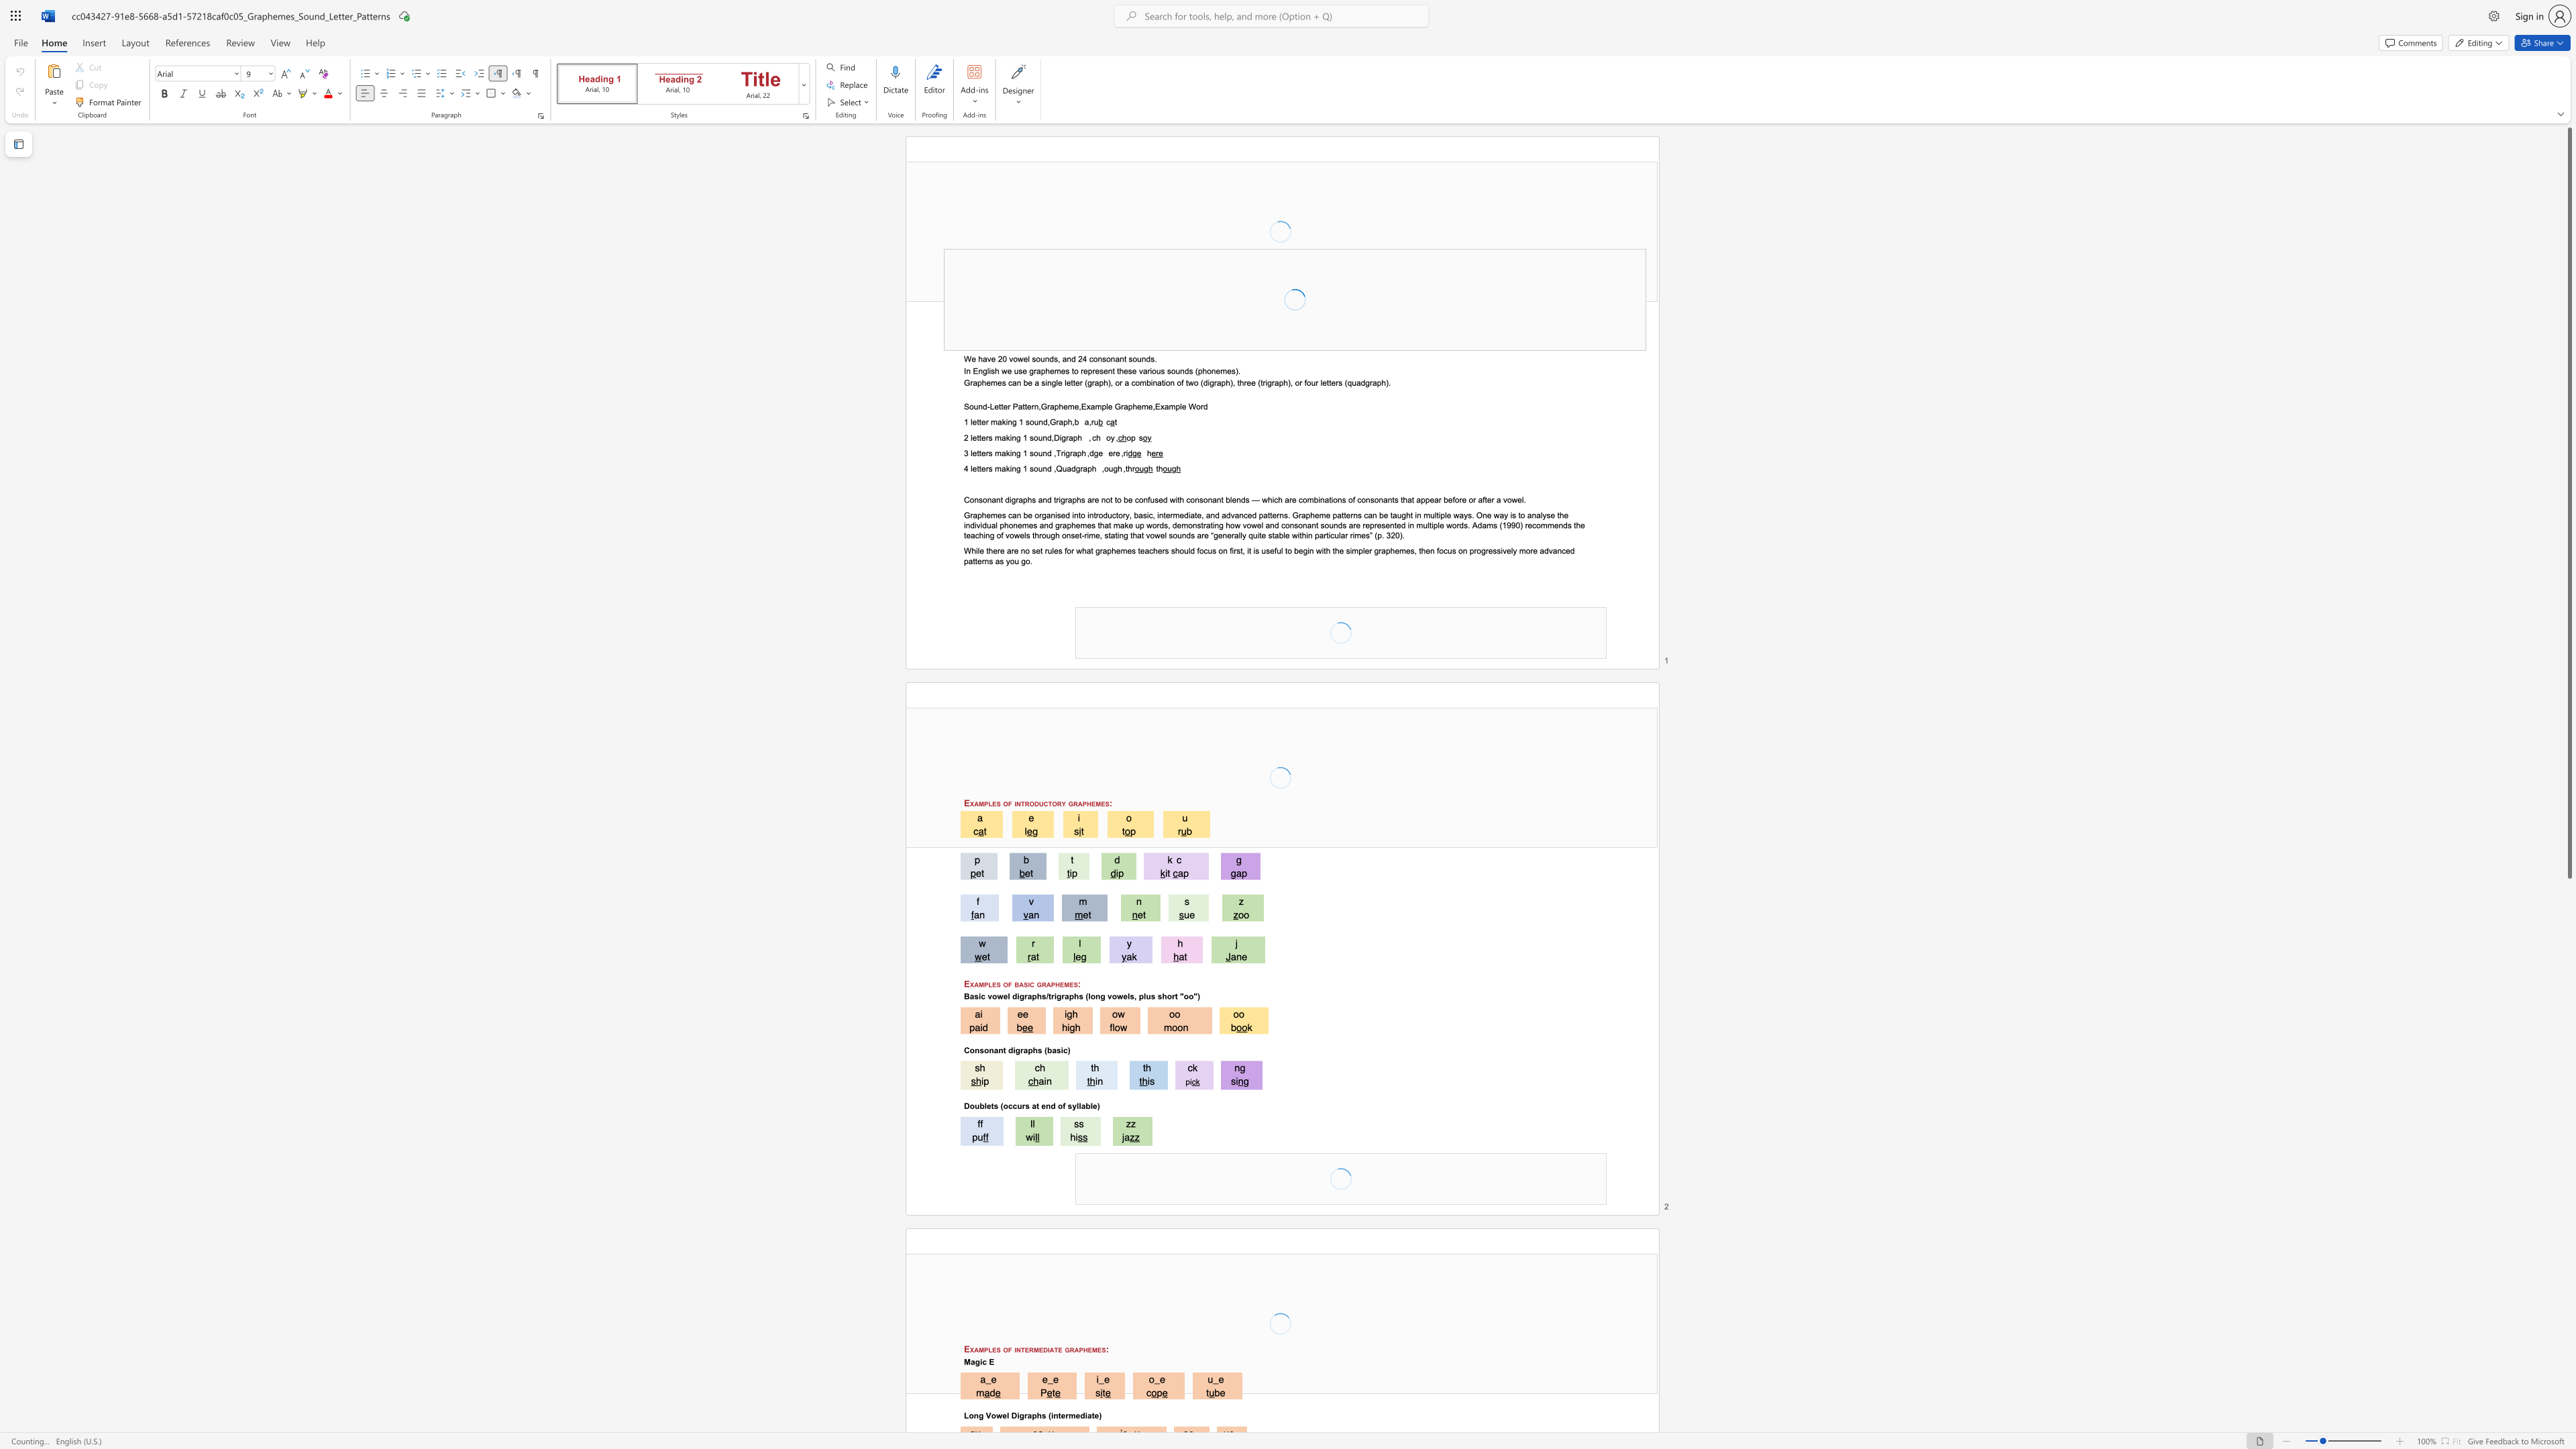 The image size is (2576, 1449). What do you see at coordinates (2568, 1388) in the screenshot?
I see `the scrollbar on the right side to scroll the page down` at bounding box center [2568, 1388].